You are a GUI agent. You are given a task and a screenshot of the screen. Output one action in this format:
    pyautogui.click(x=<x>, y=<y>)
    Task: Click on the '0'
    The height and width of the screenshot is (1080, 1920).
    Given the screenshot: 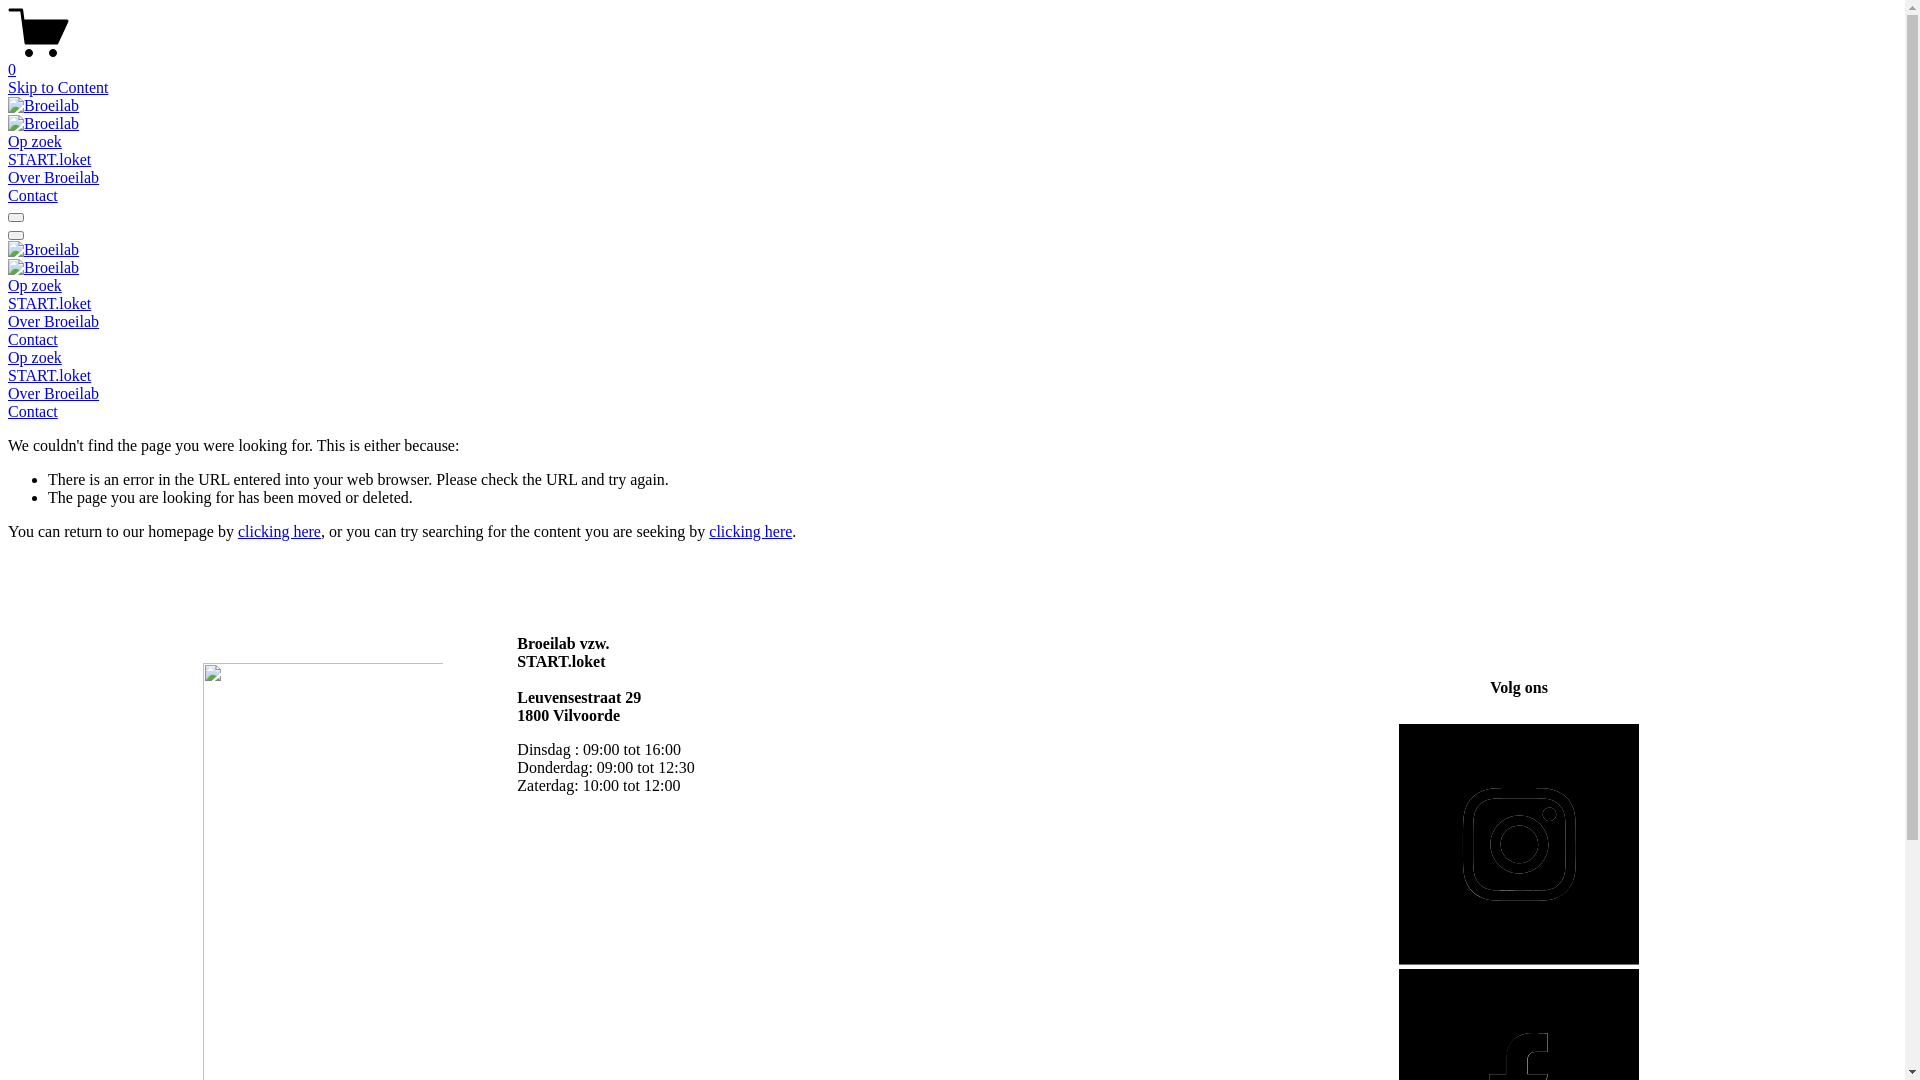 What is the action you would take?
    pyautogui.click(x=8, y=60)
    